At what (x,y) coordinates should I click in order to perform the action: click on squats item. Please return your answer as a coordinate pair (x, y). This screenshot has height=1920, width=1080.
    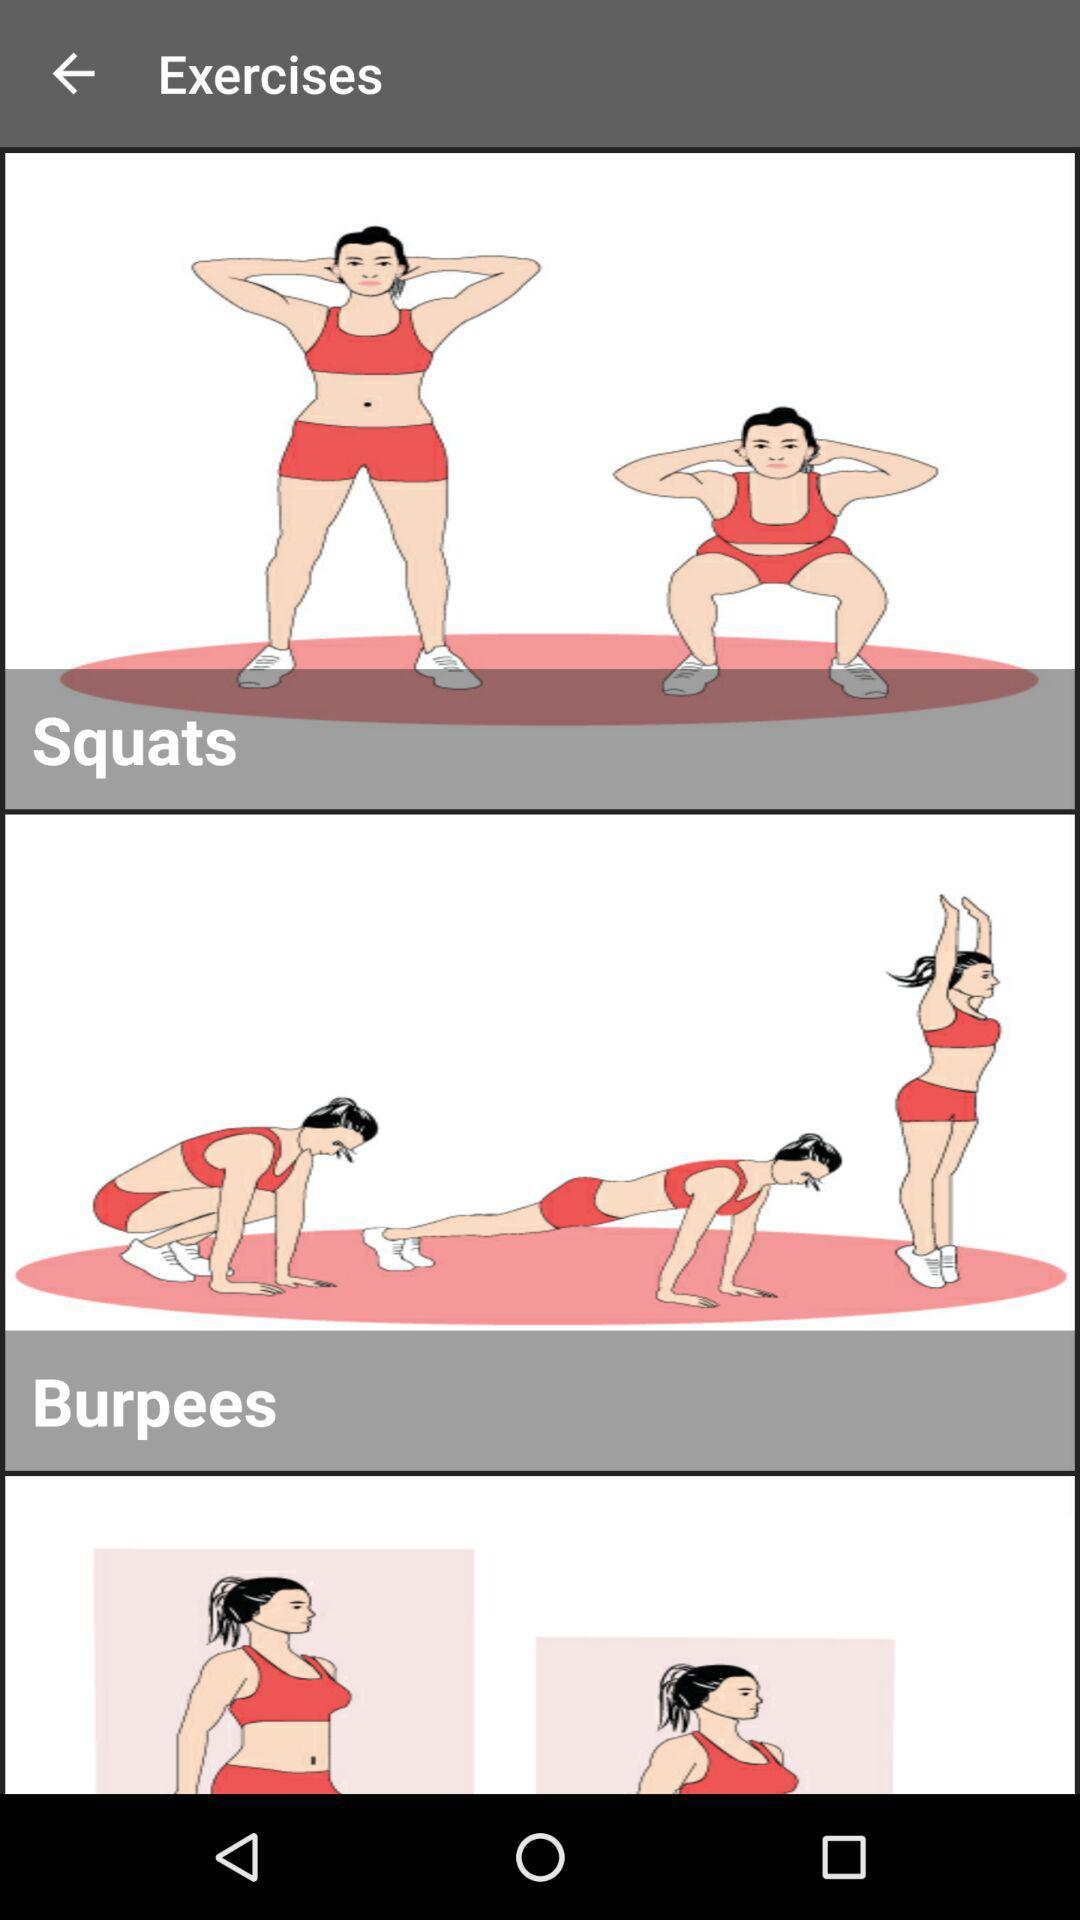
    Looking at the image, I should click on (540, 738).